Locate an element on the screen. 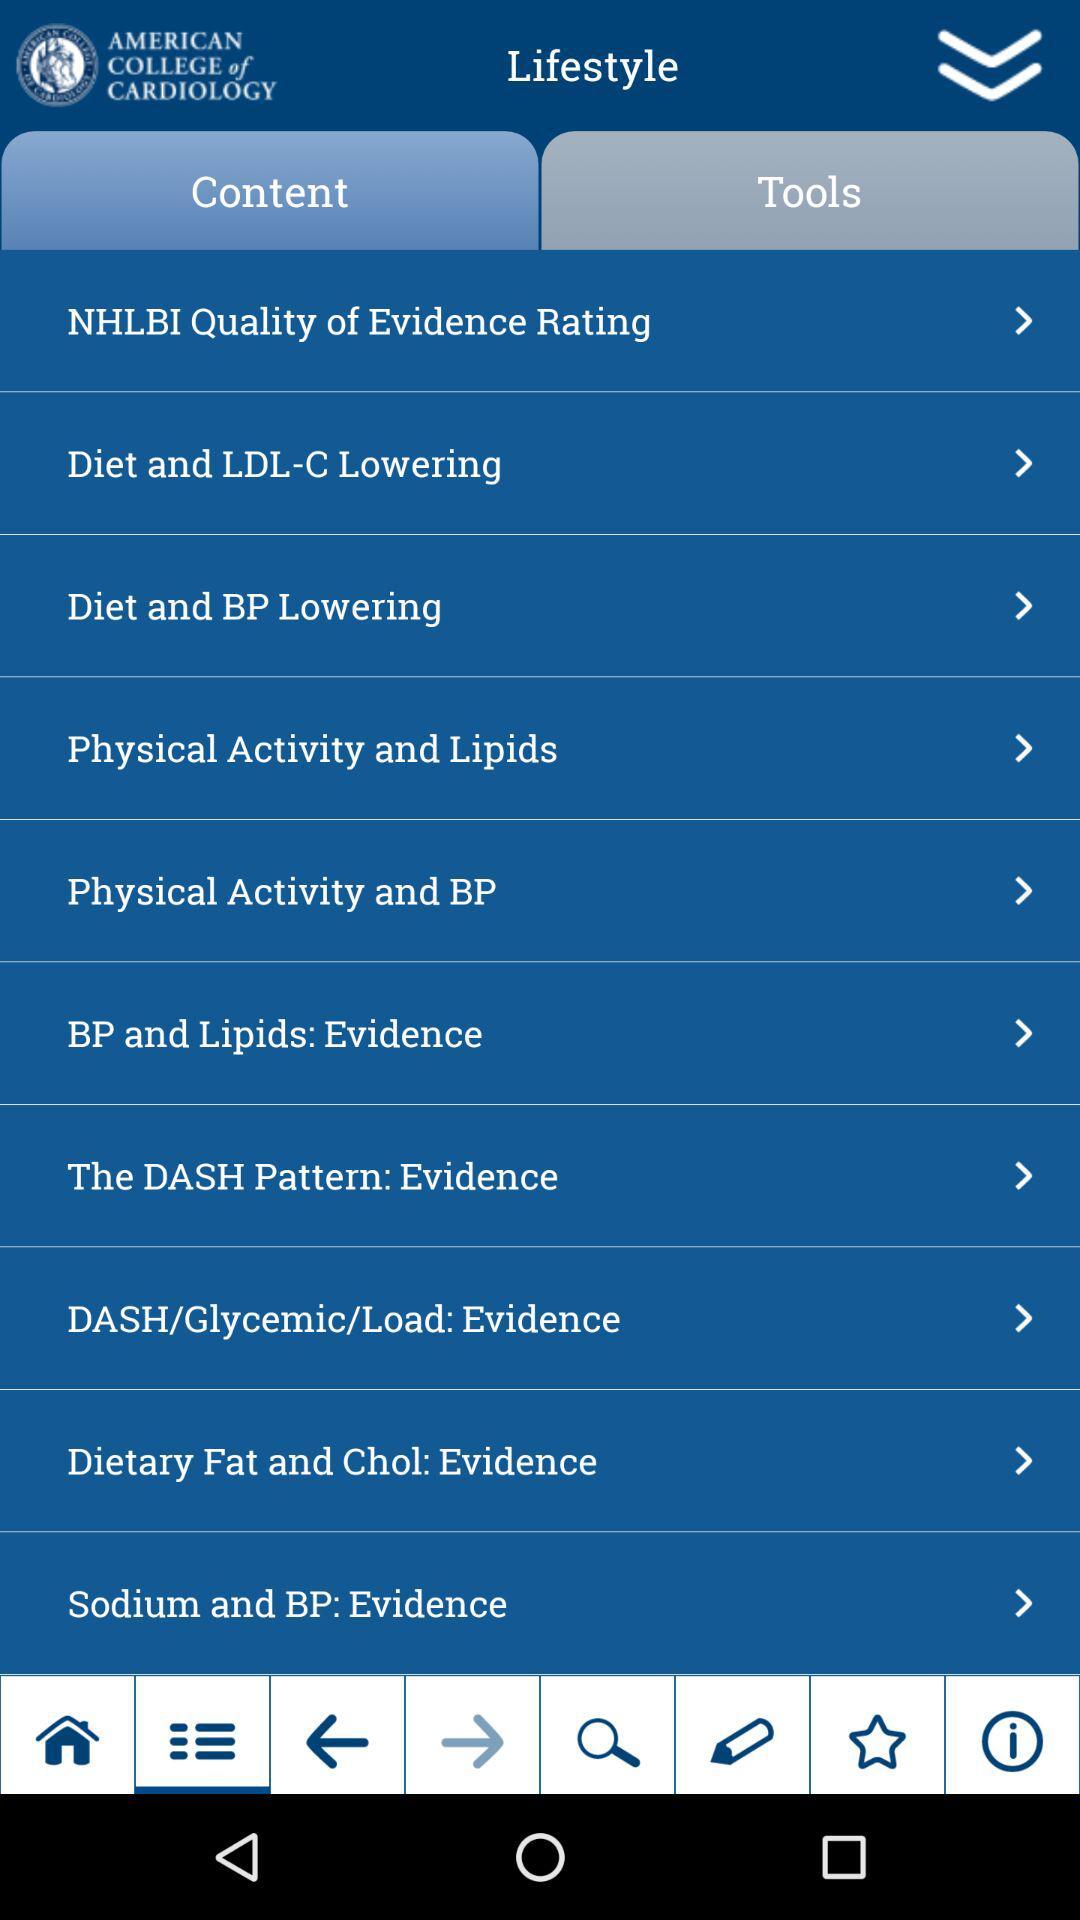 This screenshot has width=1080, height=1920. tools button is located at coordinates (810, 190).